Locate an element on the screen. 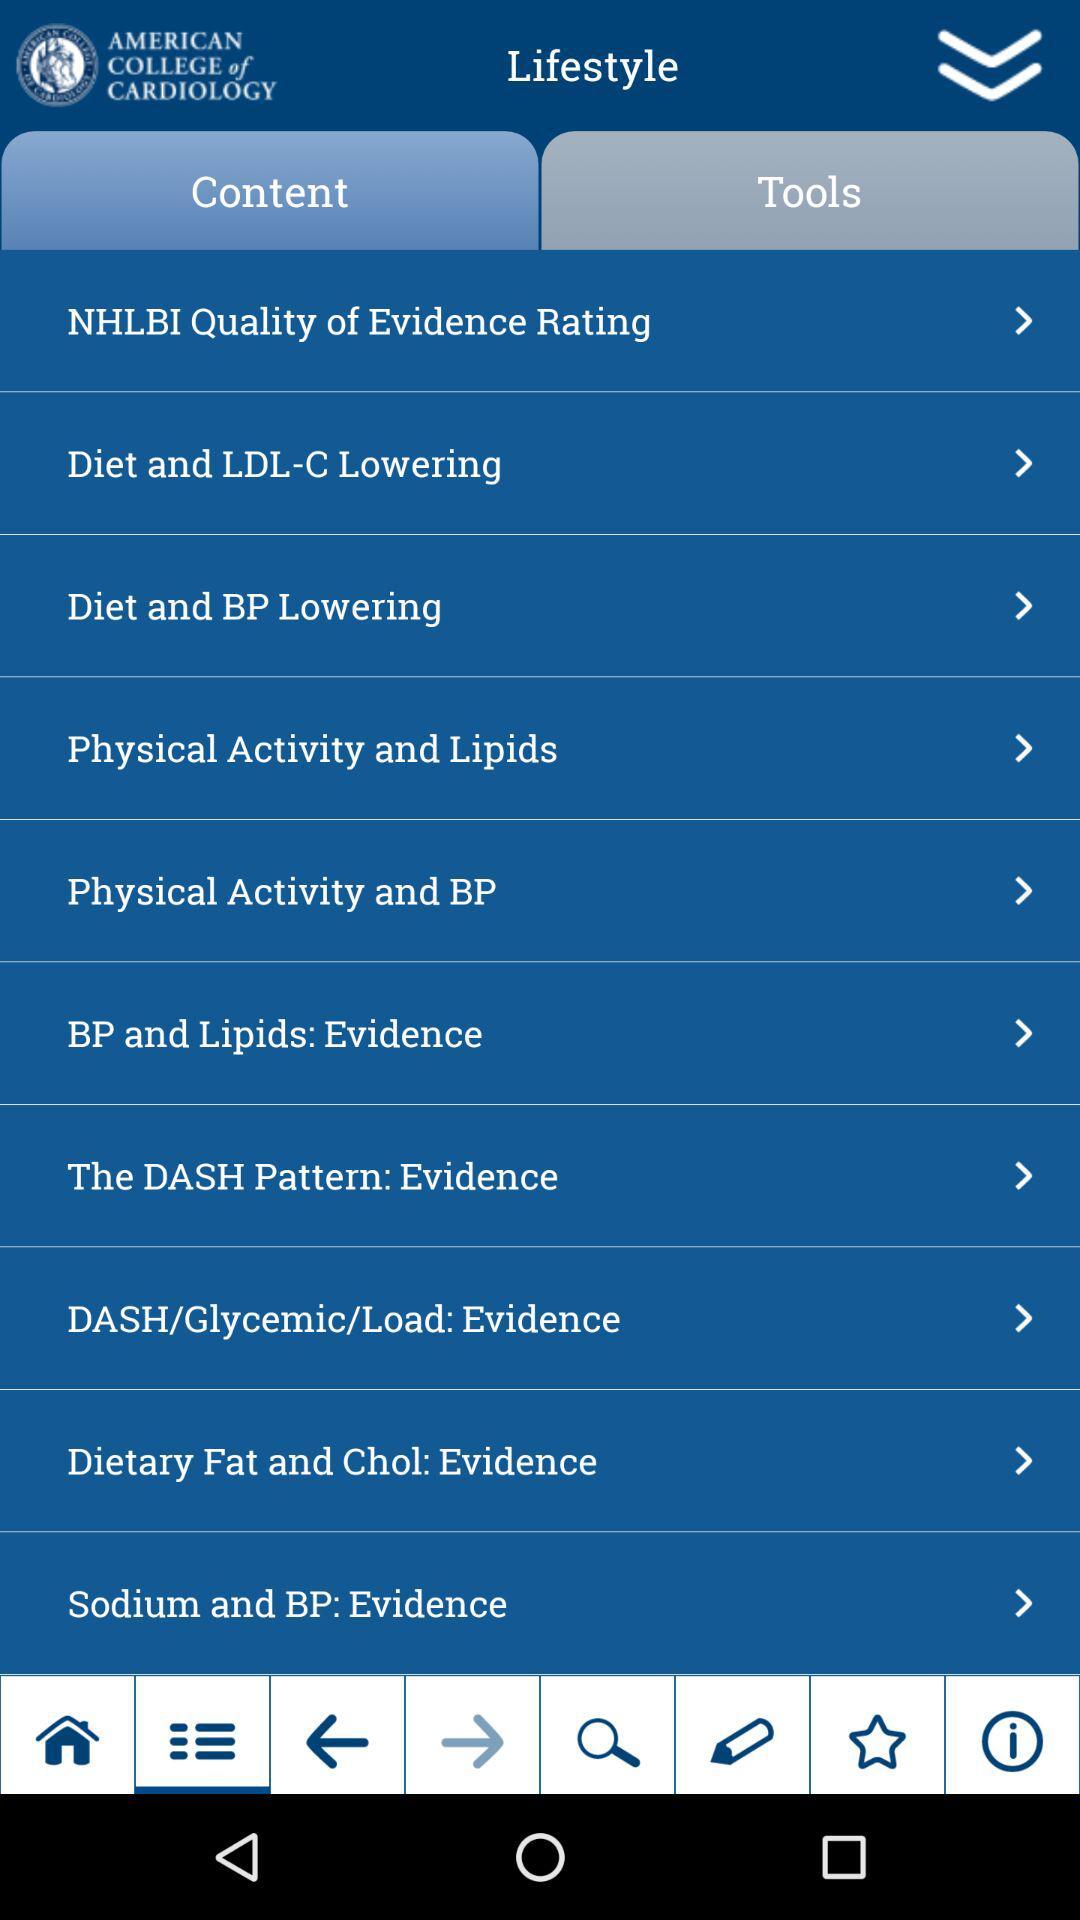 This screenshot has width=1080, height=1920. tools button is located at coordinates (810, 190).